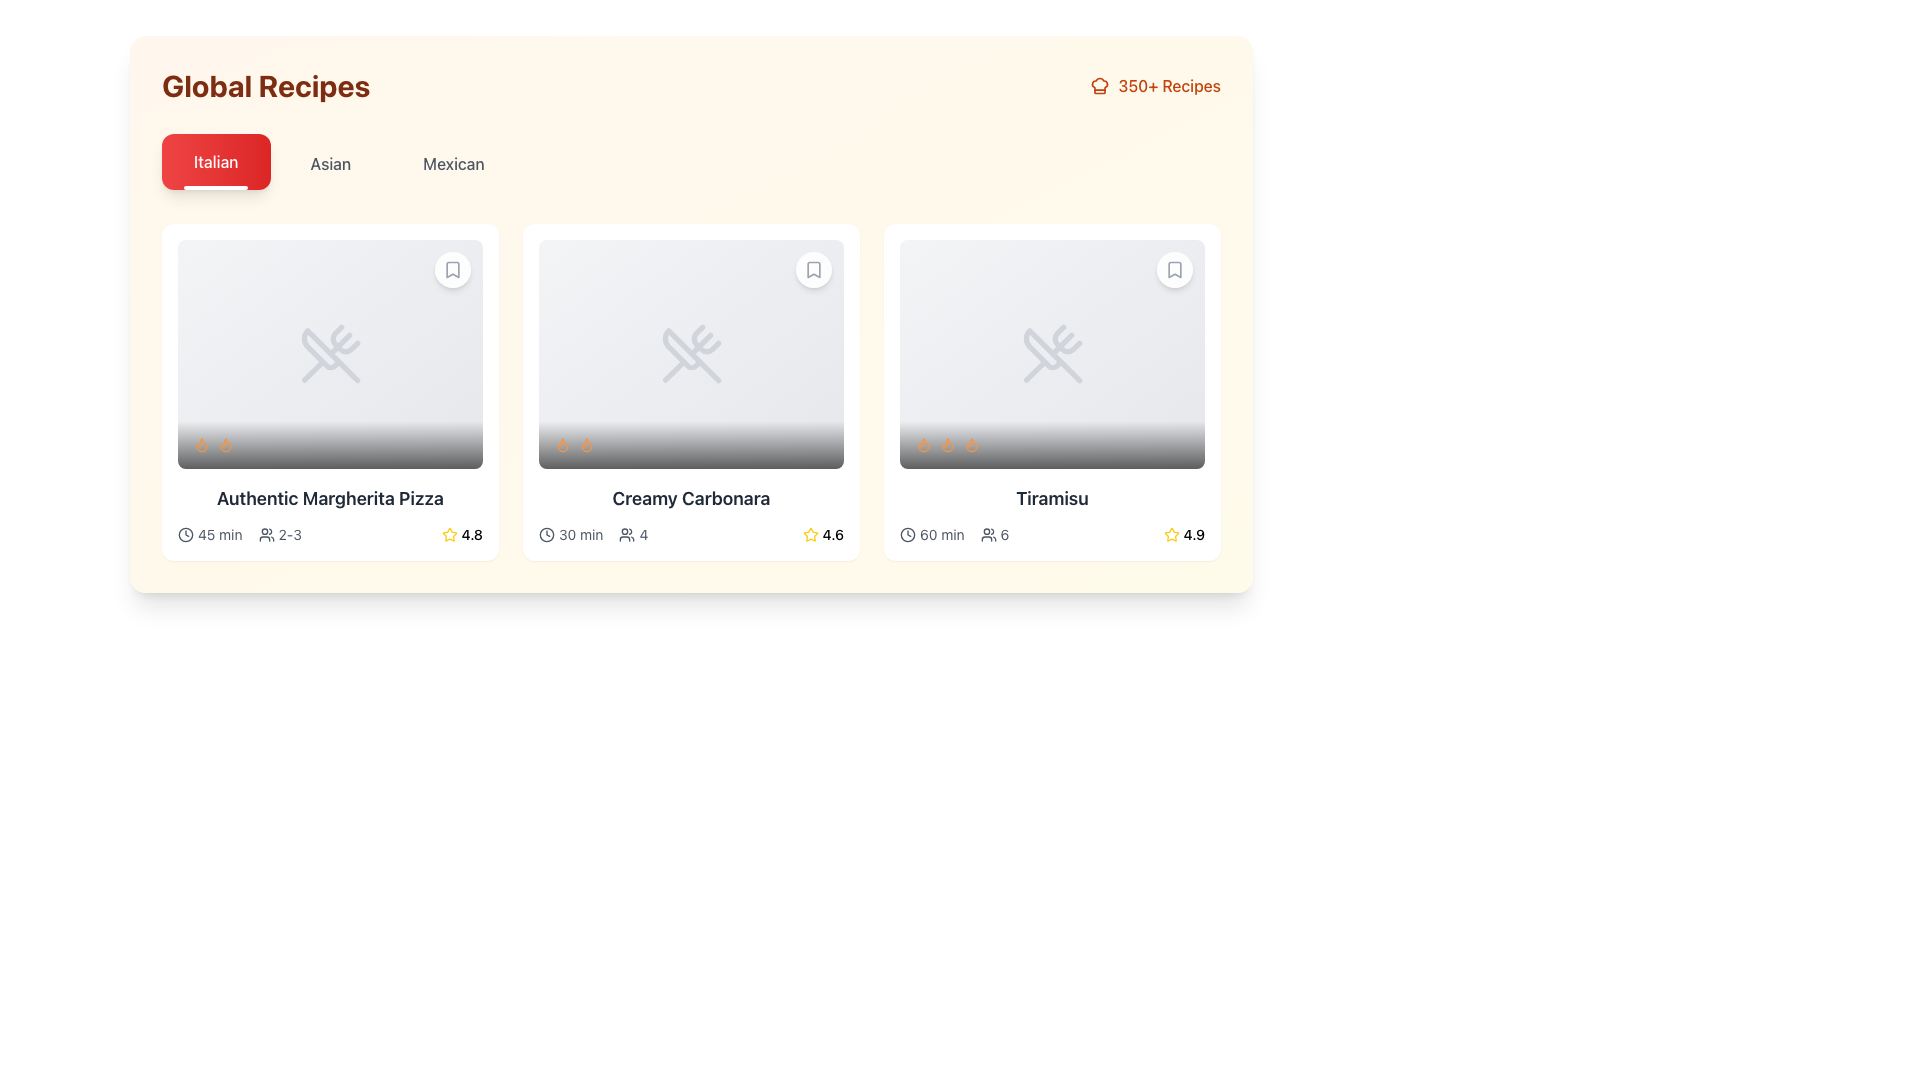  Describe the element at coordinates (1051, 443) in the screenshot. I see `the horizontal arrangement of flame icons located at the bottom section of the 'Tiramisu' recipe card, underneath the image area` at that location.